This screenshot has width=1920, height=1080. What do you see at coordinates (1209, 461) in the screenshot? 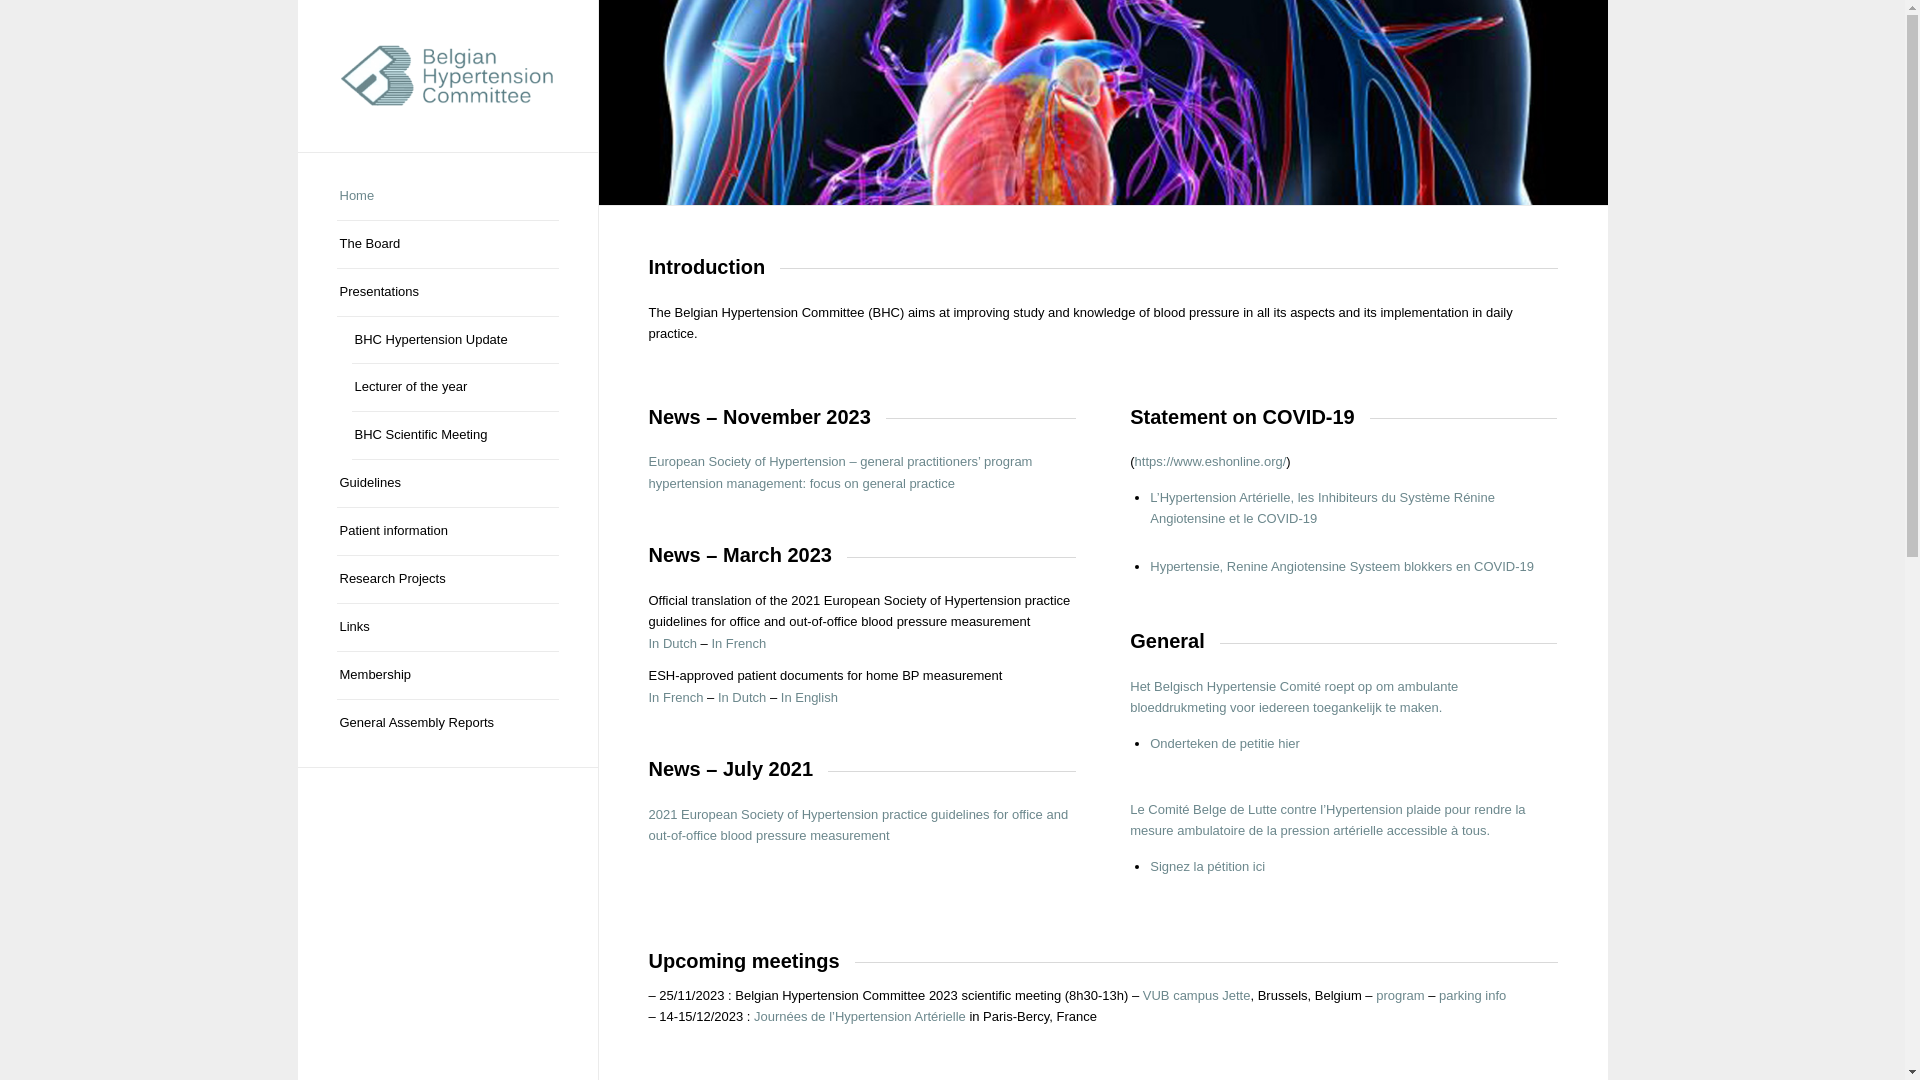
I see `'https://www.eshonline.org/'` at bounding box center [1209, 461].